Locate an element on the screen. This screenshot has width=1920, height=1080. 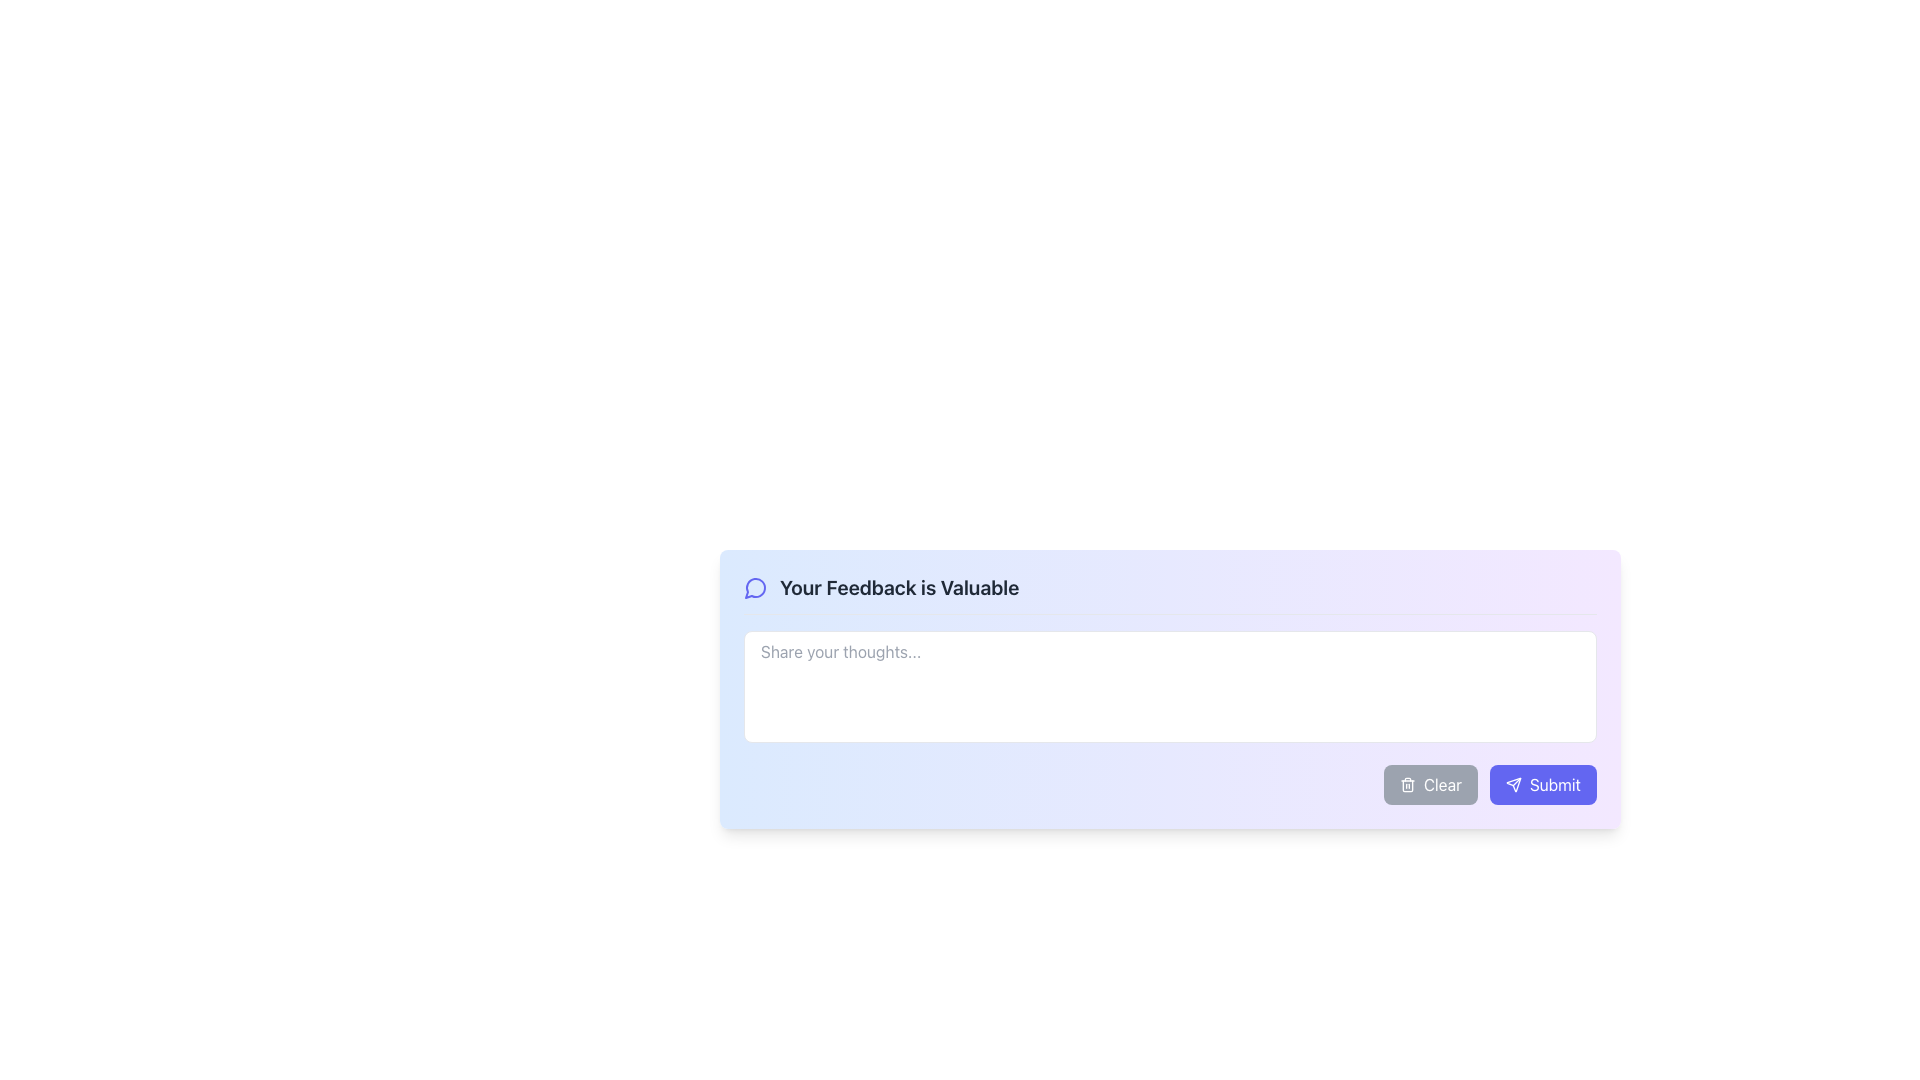
the trash can icon within the gray-colored 'Clear' button at the bottom-right of the feedback interface to clear the user input is located at coordinates (1406, 784).